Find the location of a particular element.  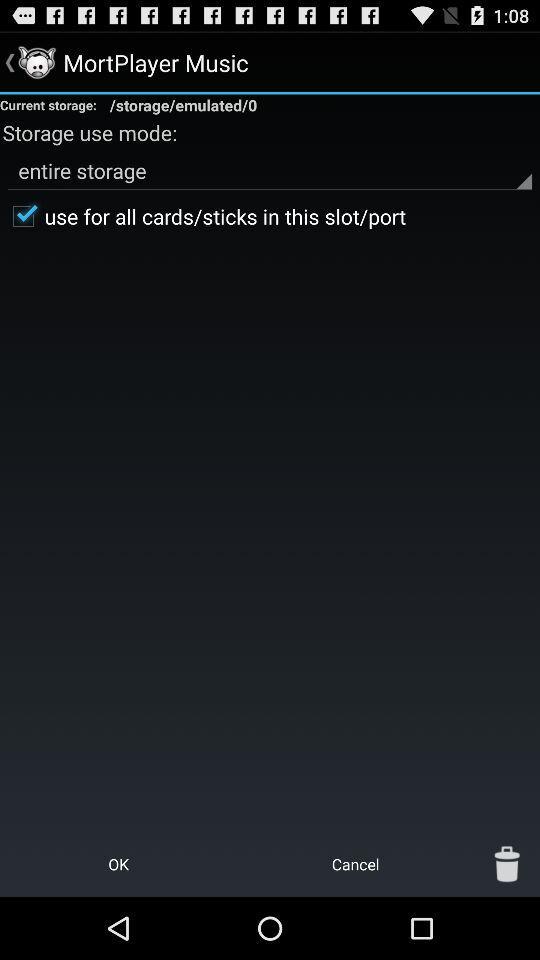

delete item is located at coordinates (507, 863).